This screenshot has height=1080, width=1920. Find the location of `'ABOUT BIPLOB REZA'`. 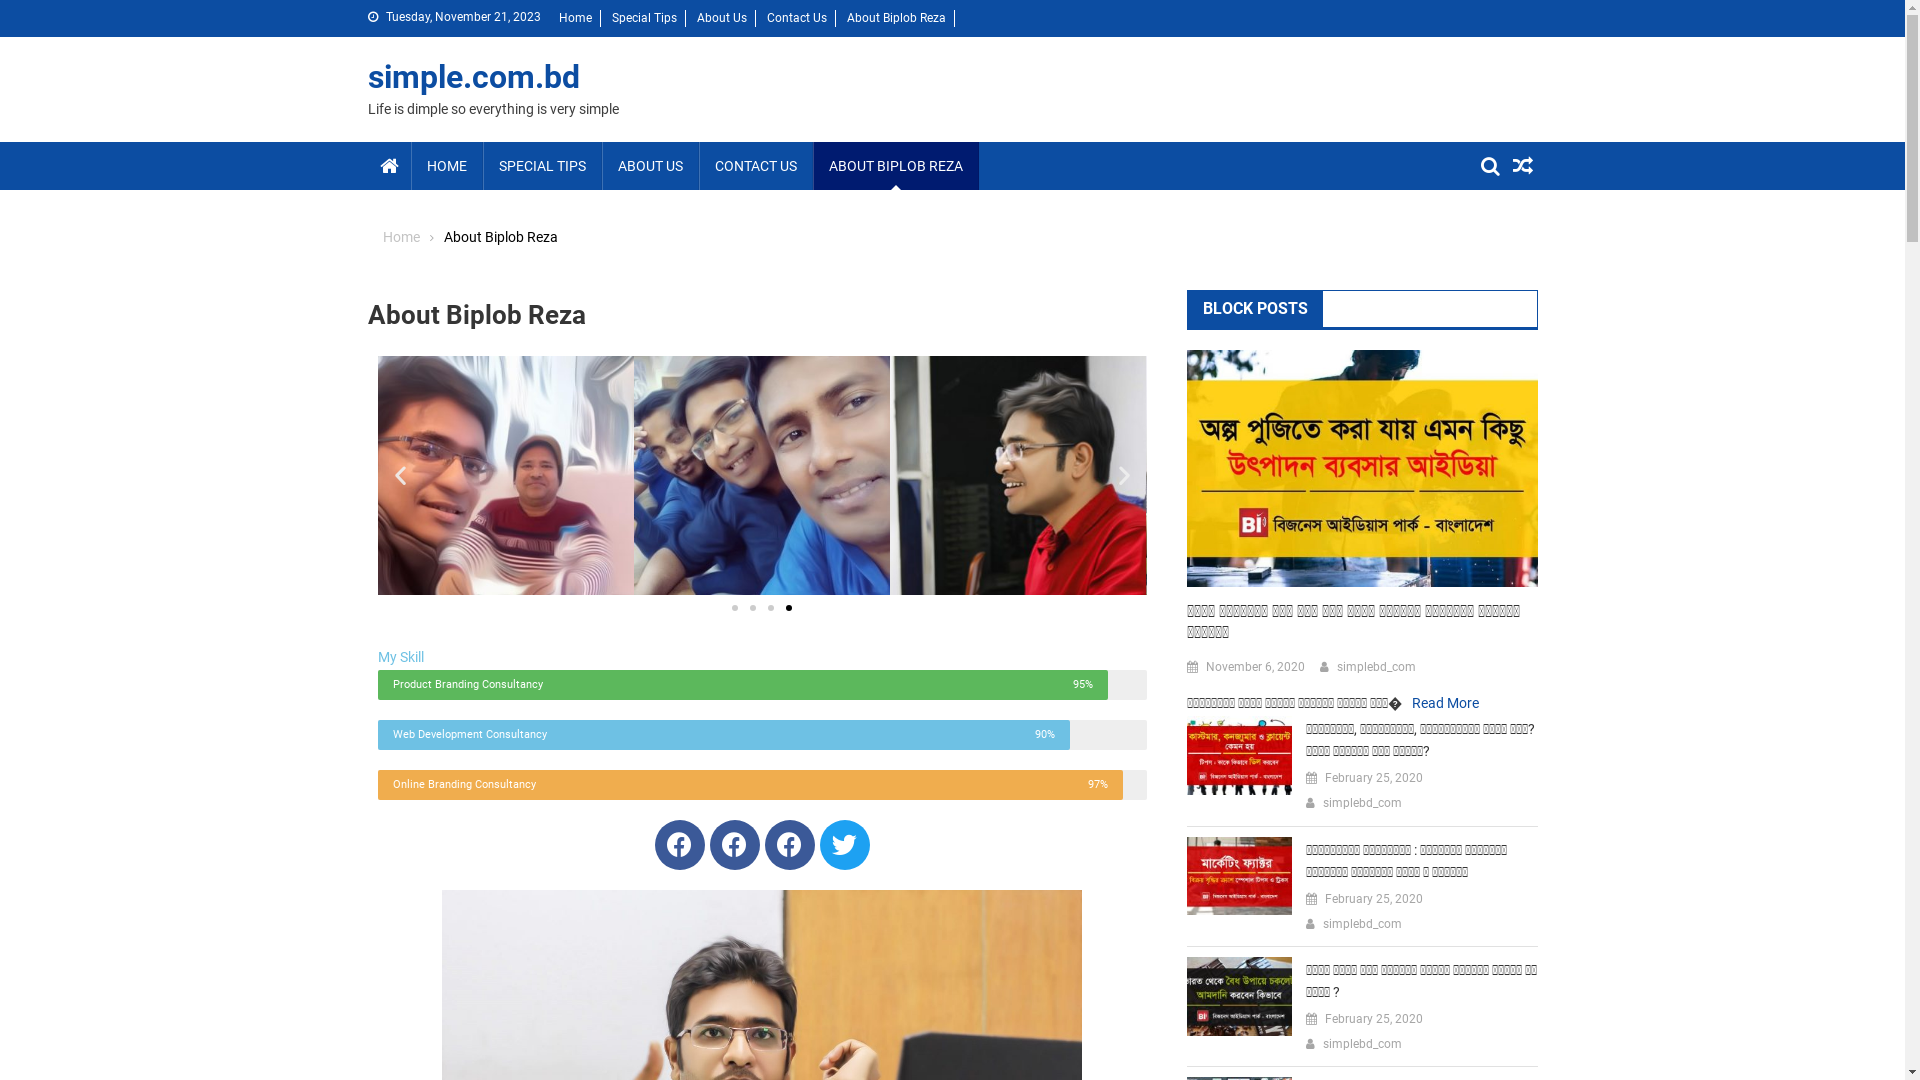

'ABOUT BIPLOB REZA' is located at coordinates (811, 164).